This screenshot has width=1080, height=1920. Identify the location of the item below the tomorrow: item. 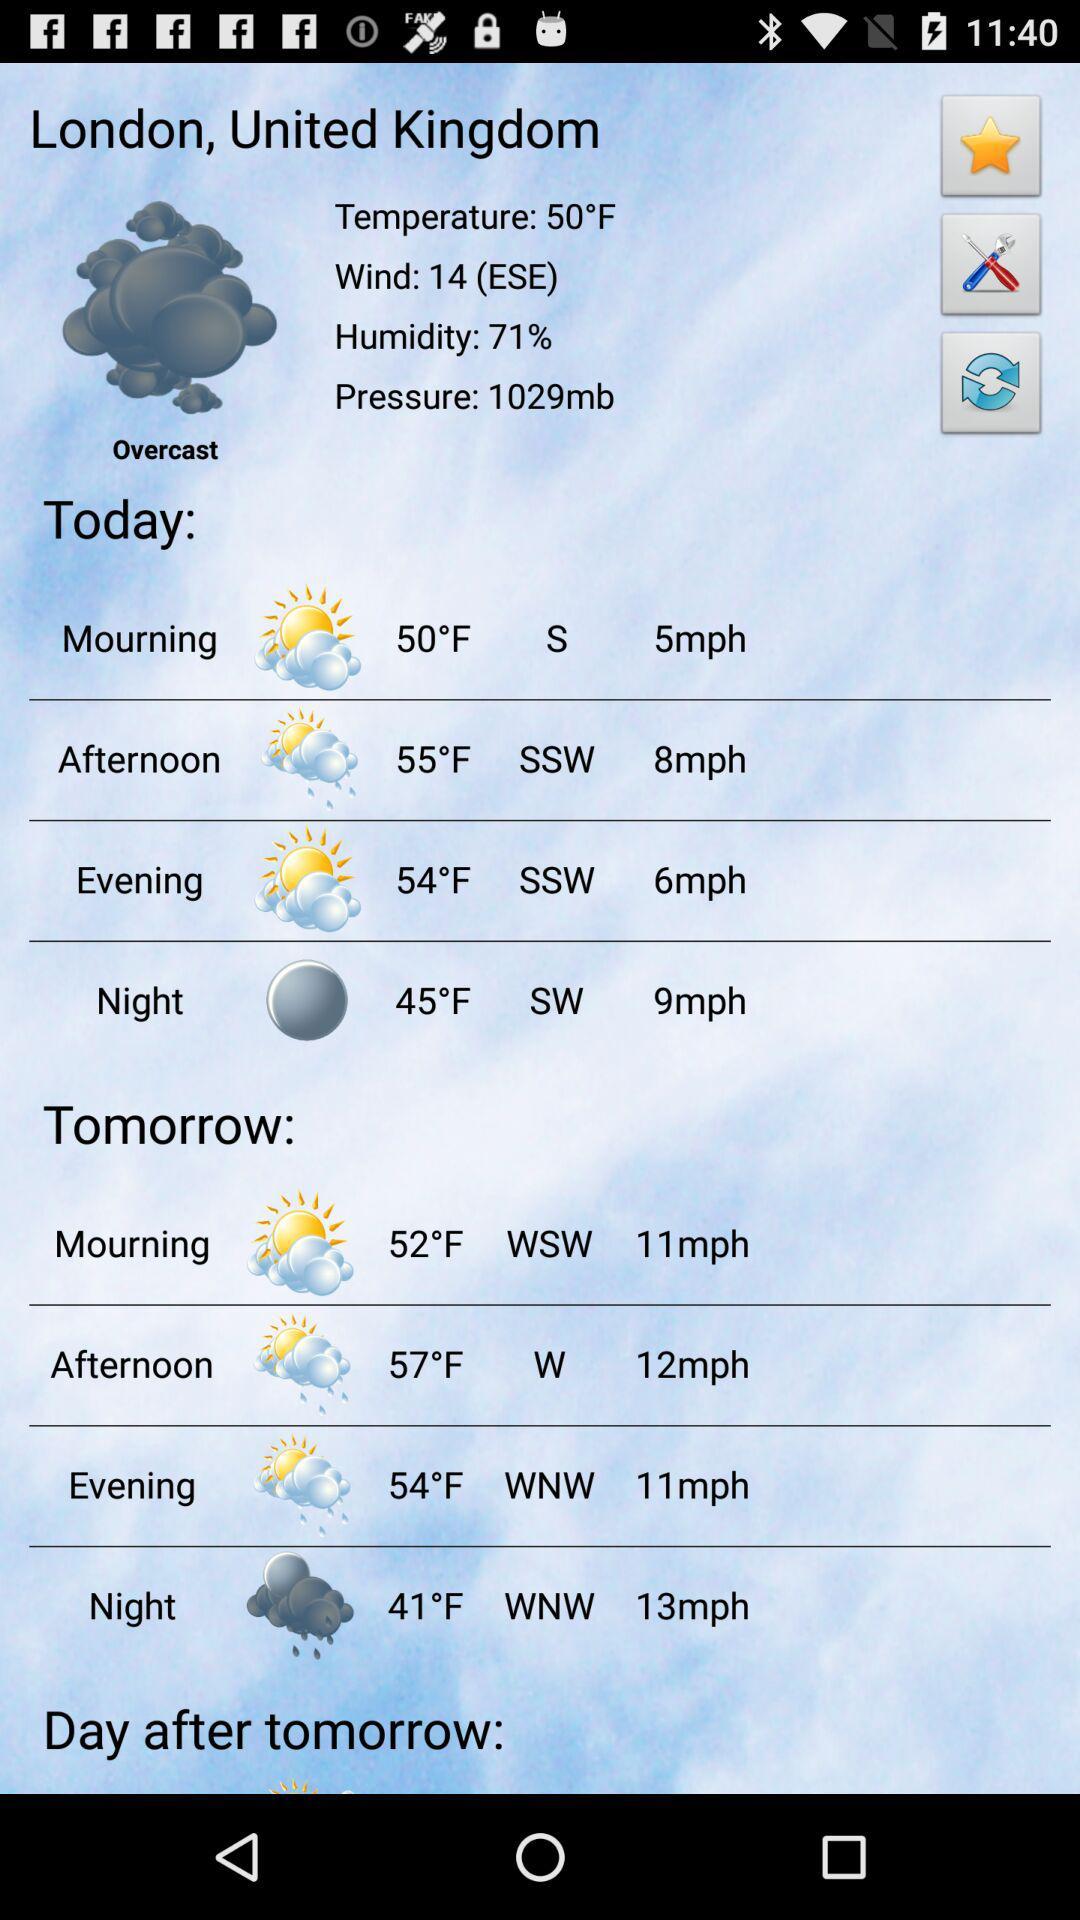
(424, 1241).